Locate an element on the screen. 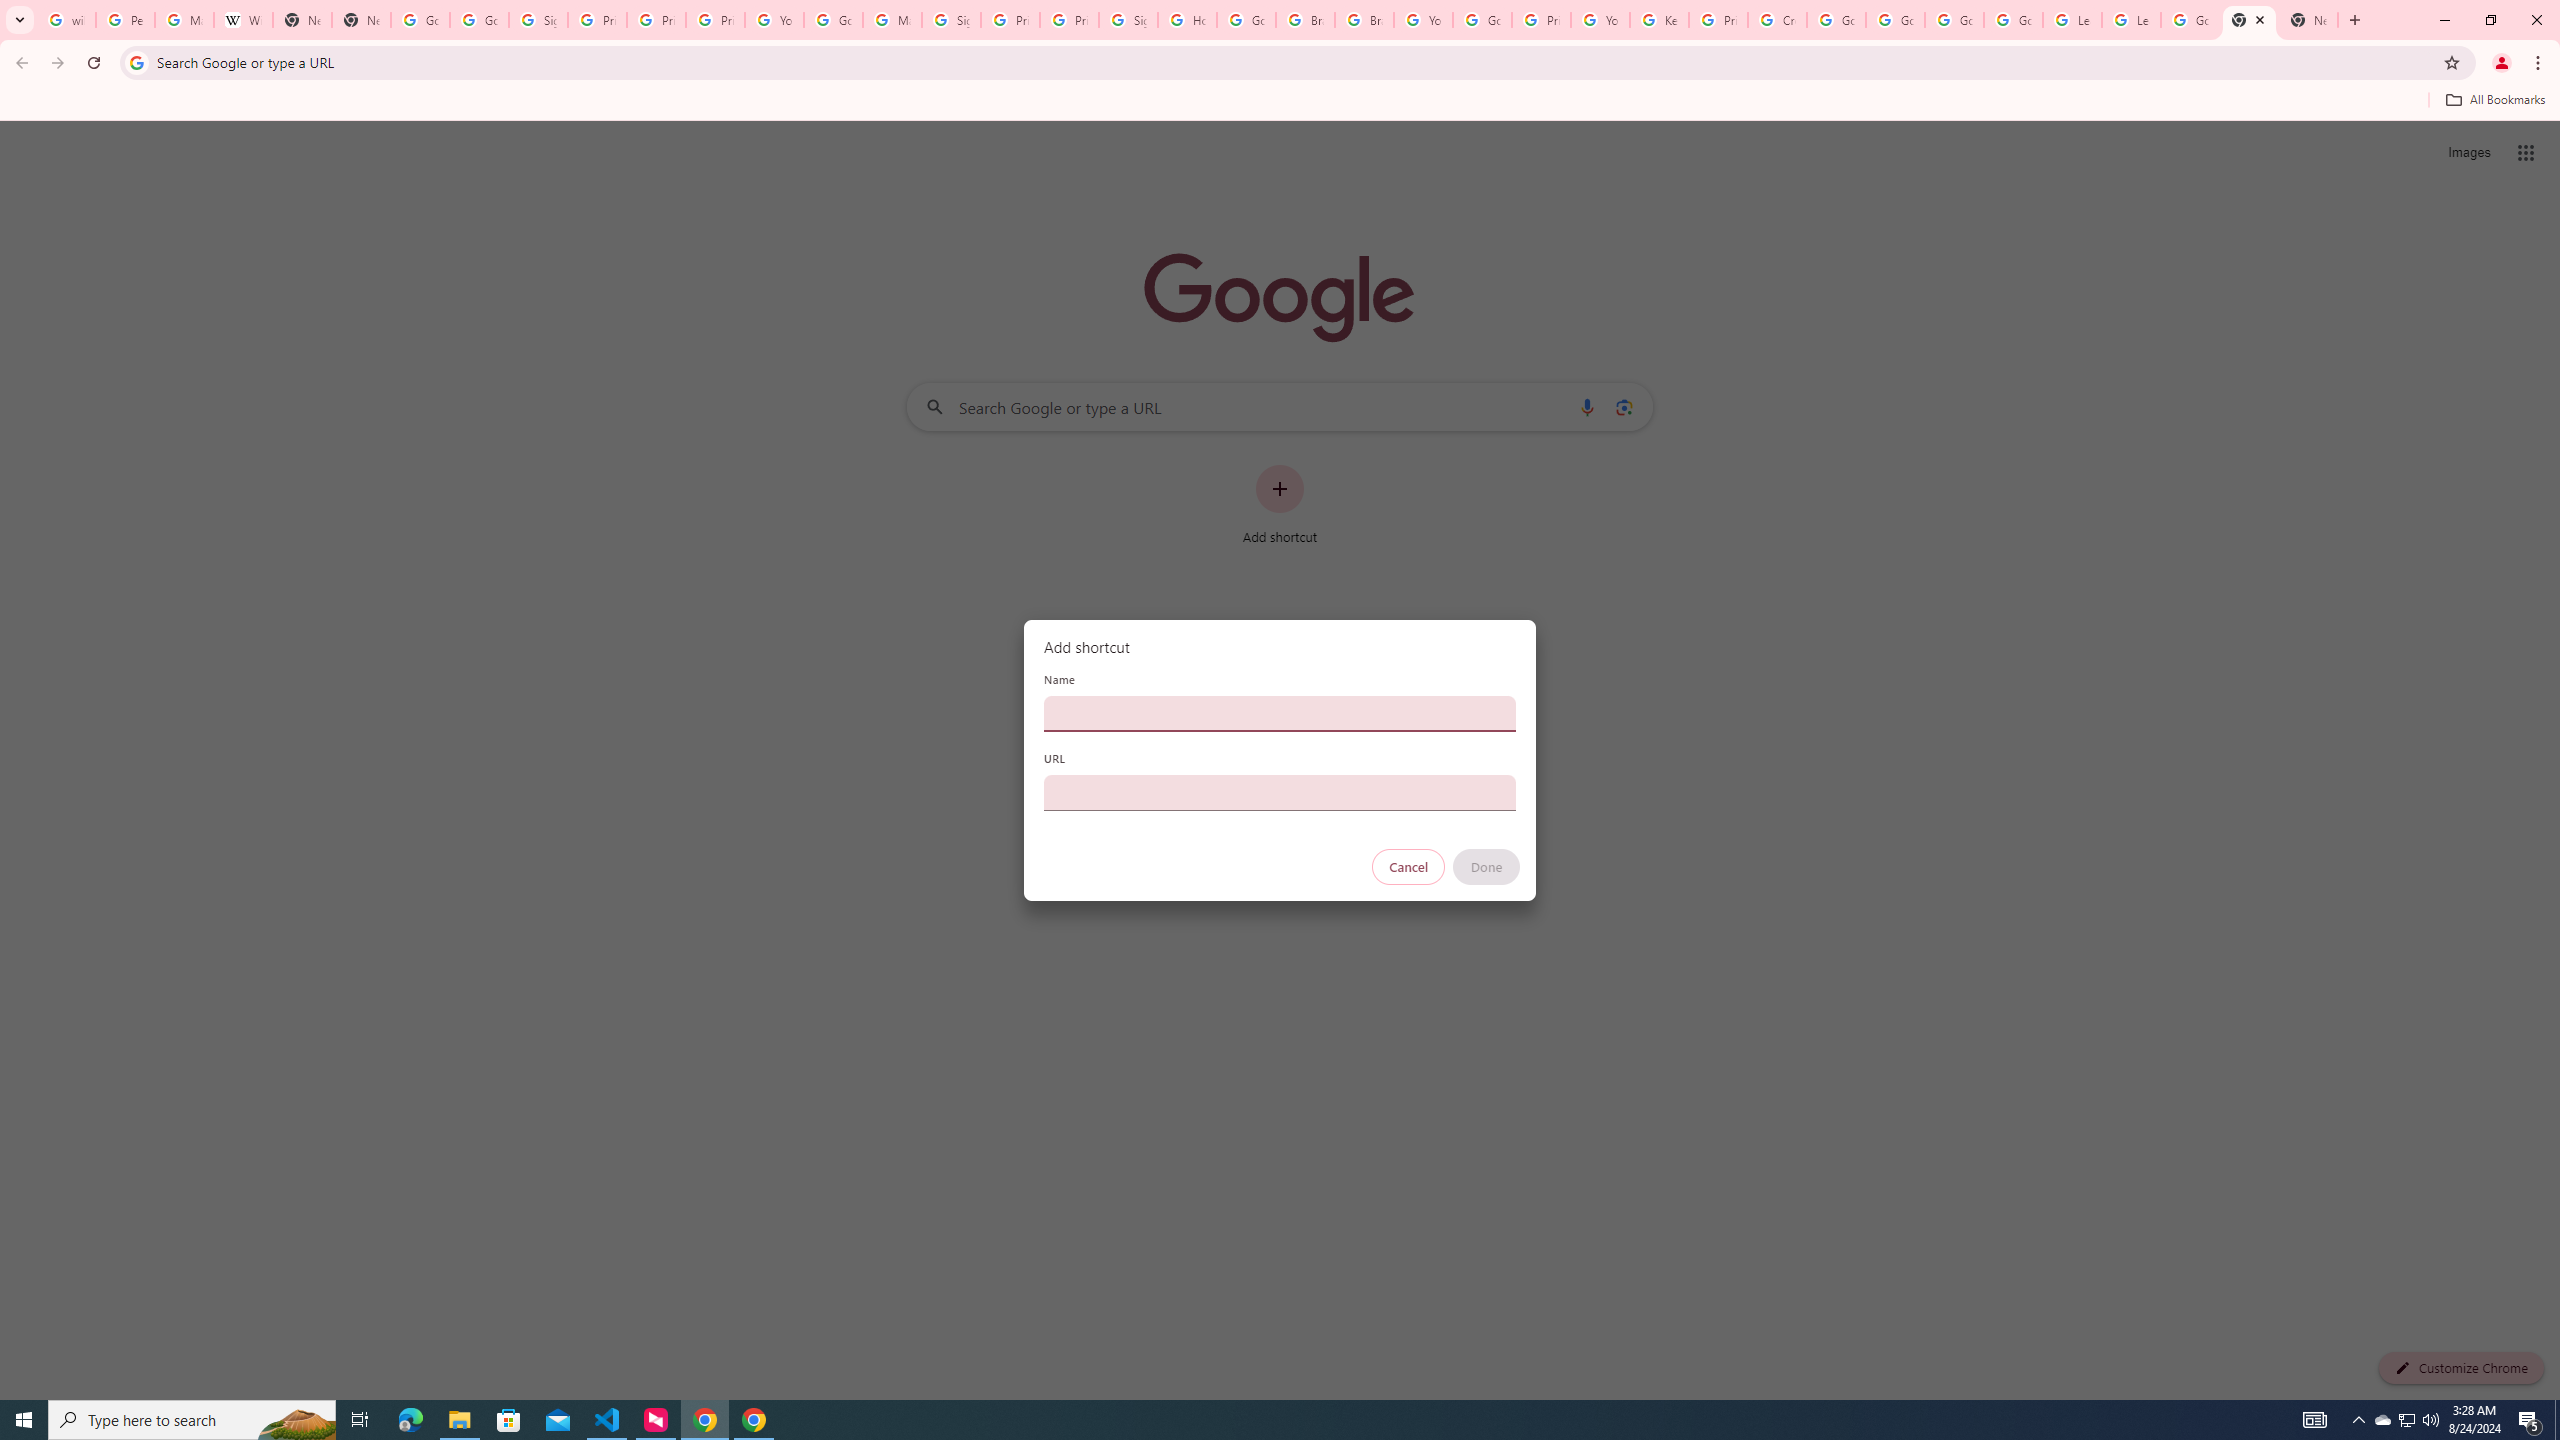  'New Tab' is located at coordinates (2250, 19).